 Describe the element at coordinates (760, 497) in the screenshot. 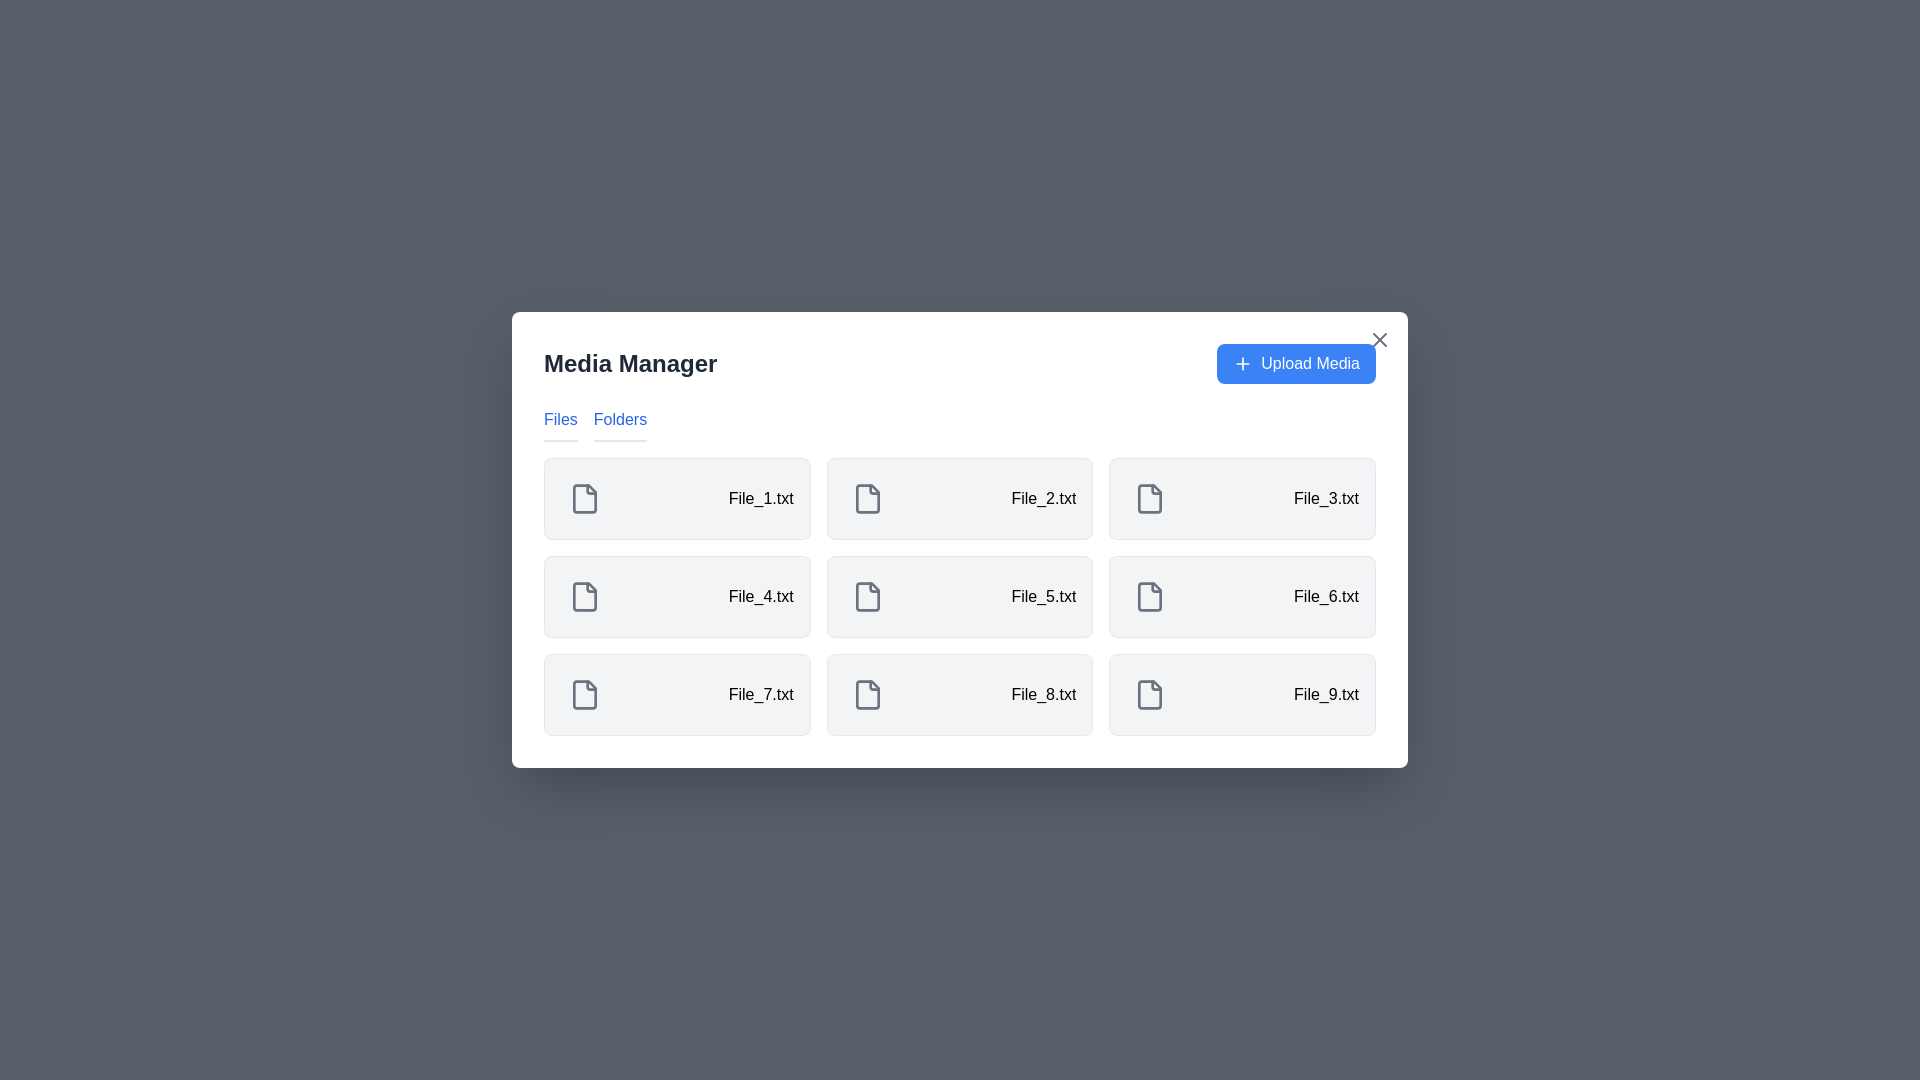

I see `the text label displaying the file name 'File_1.txt', which is located in the top-left corner of the file manager grid layout and is part of the first entry in the list` at that location.